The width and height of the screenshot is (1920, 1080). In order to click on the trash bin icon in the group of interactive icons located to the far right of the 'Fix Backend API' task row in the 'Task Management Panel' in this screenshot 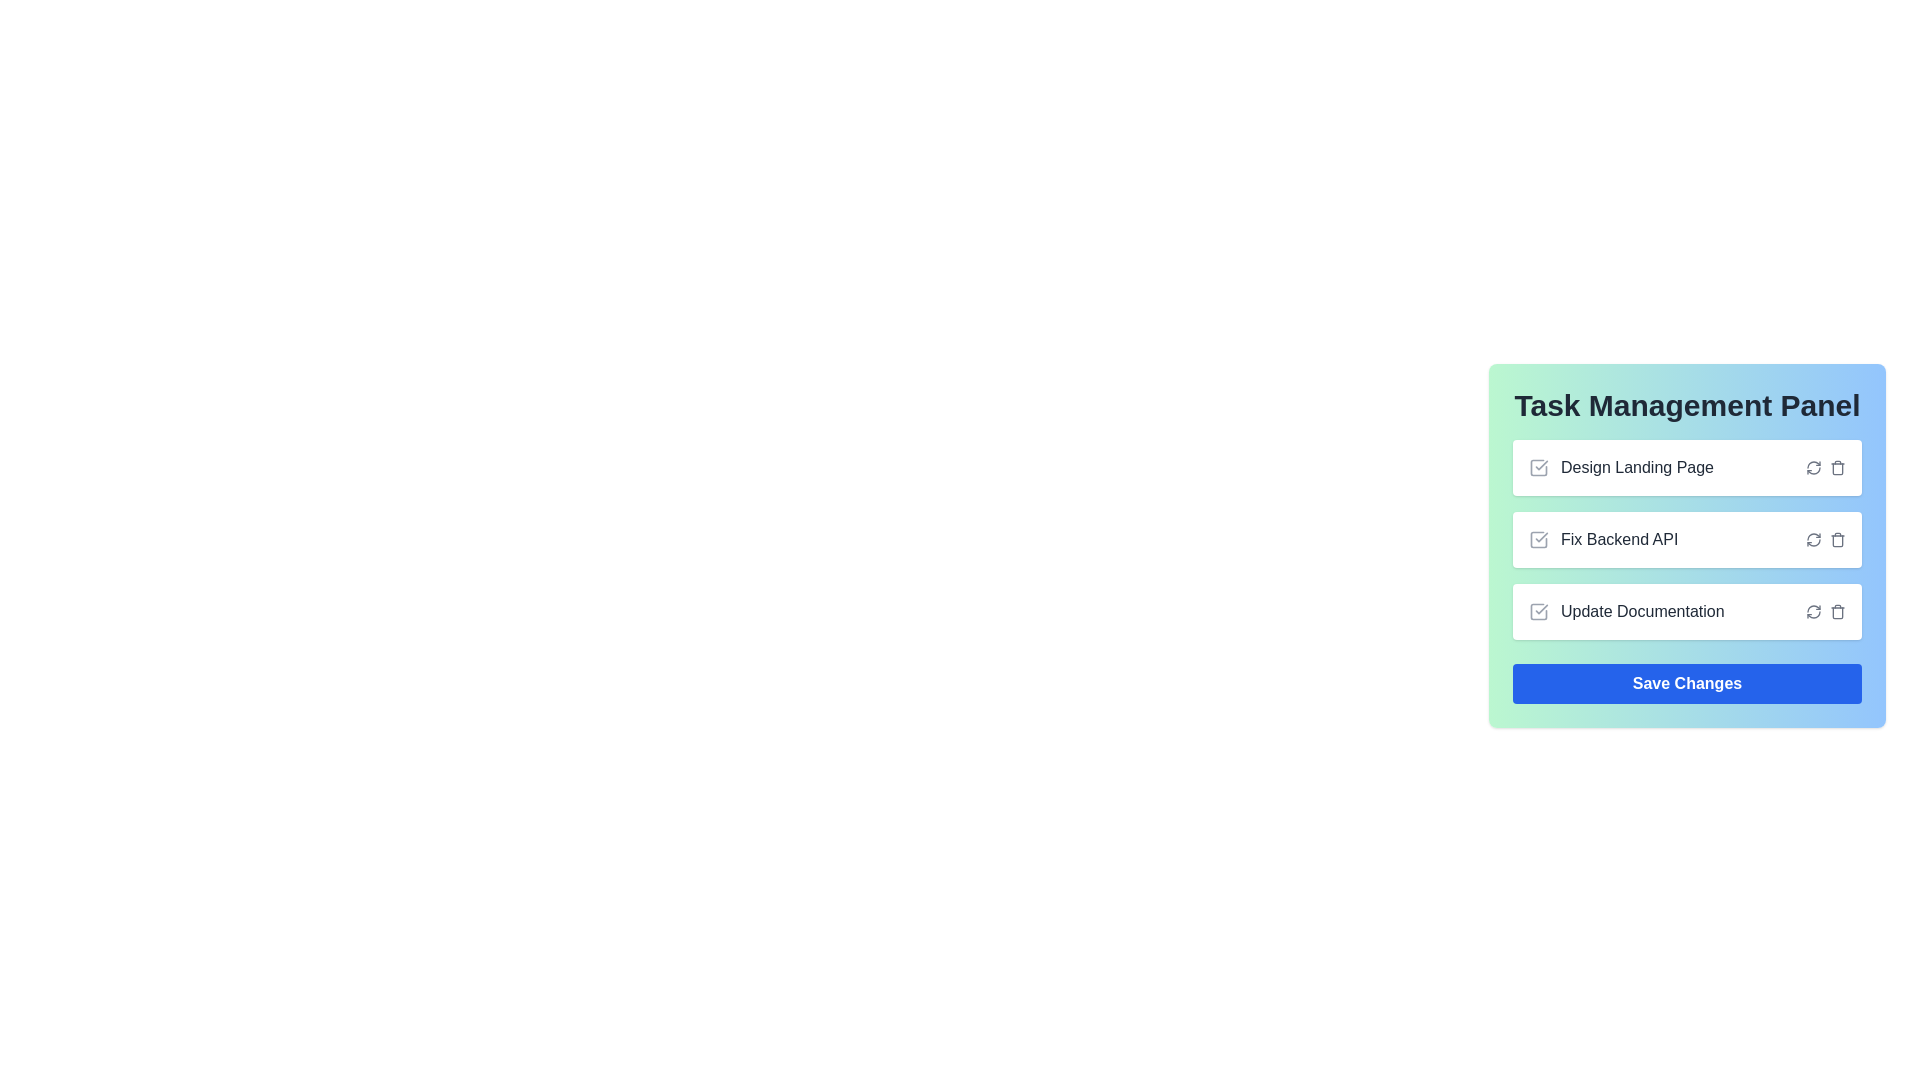, I will do `click(1825, 540)`.